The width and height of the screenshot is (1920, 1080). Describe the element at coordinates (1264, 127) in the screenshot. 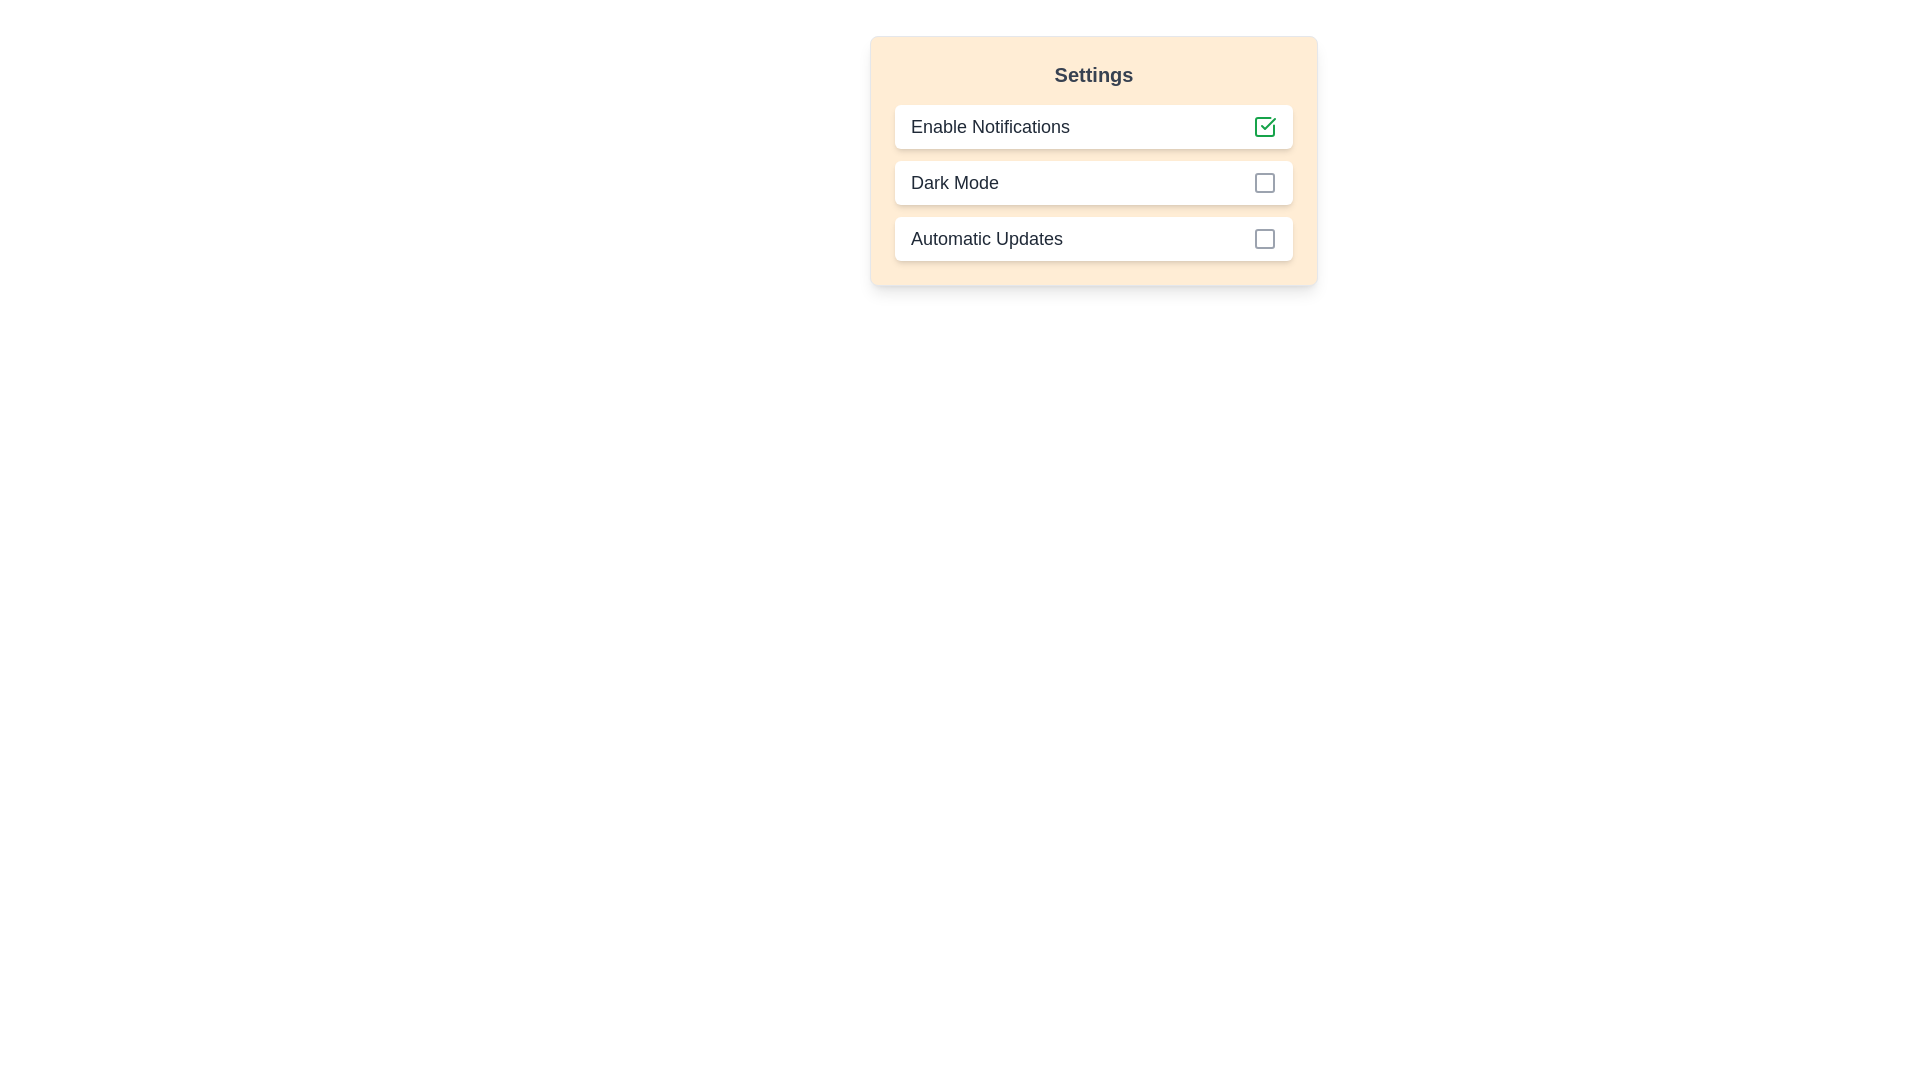

I see `the Checkbox indicator for 'Enable Notifications' by clicking on it, which is represented by a green check-mark icon within a square outline, indicating its selected state` at that location.